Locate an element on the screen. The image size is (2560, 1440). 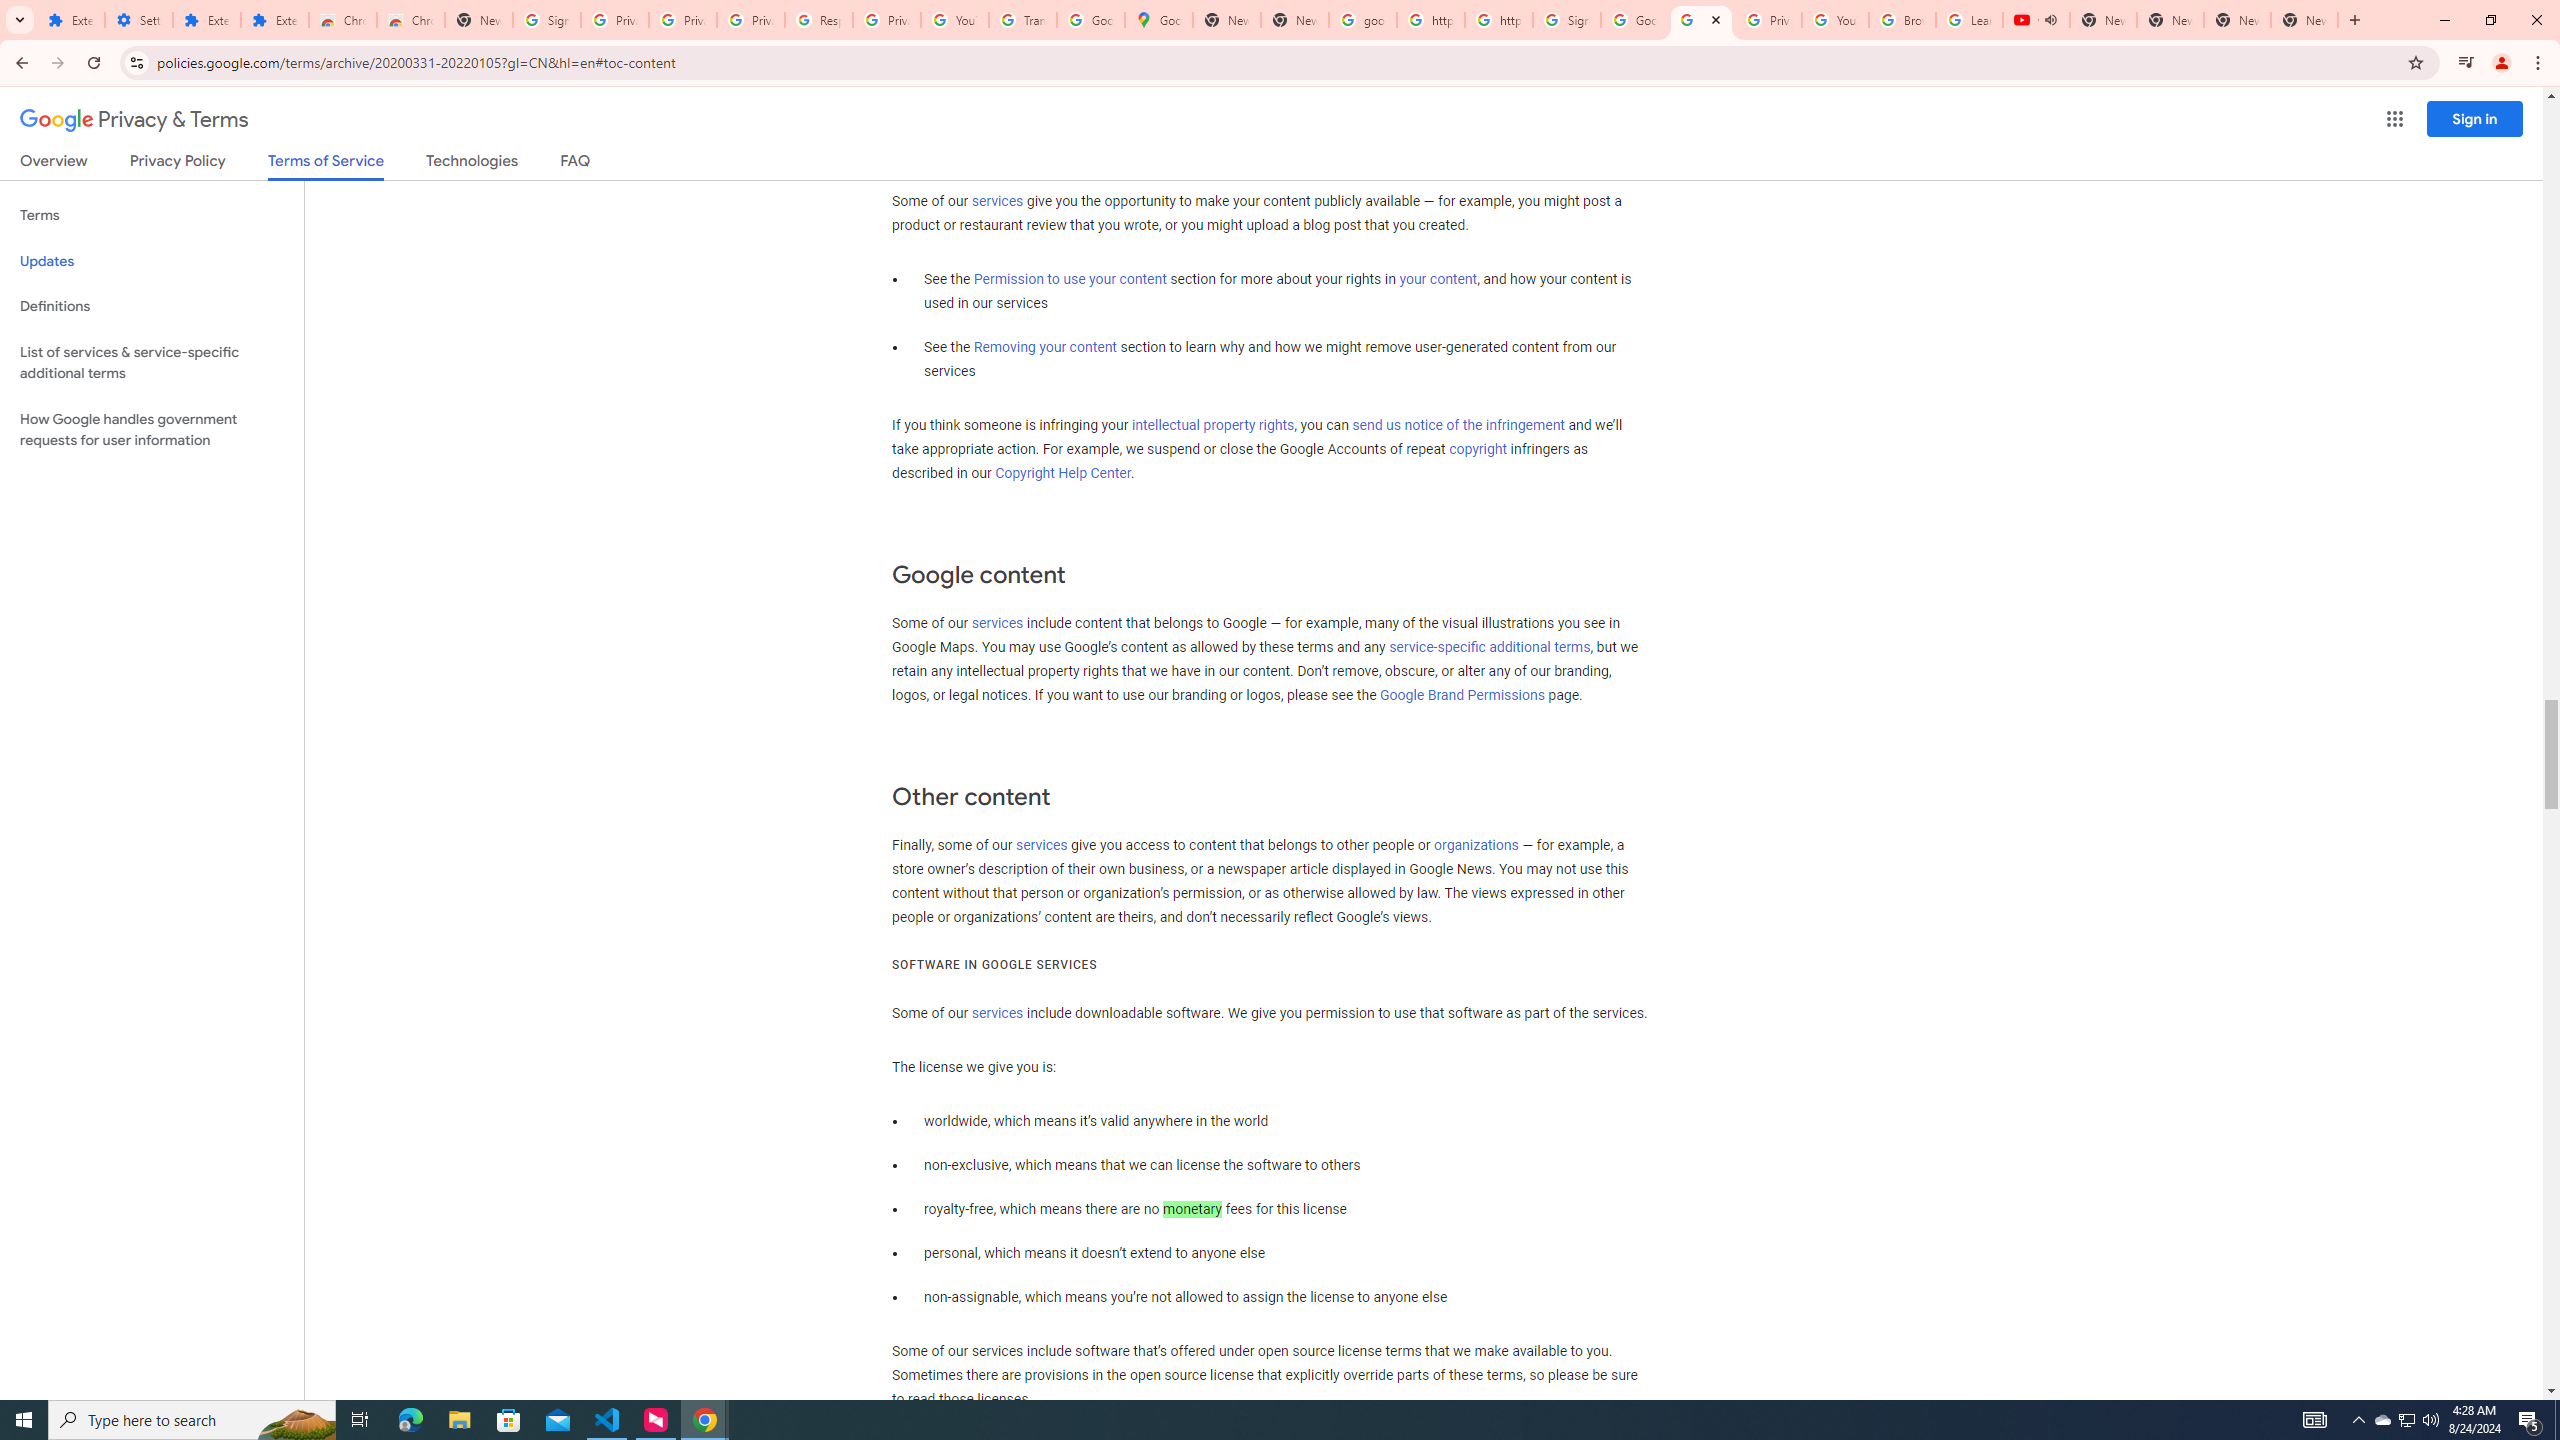
'Removing your content' is located at coordinates (1043, 346).